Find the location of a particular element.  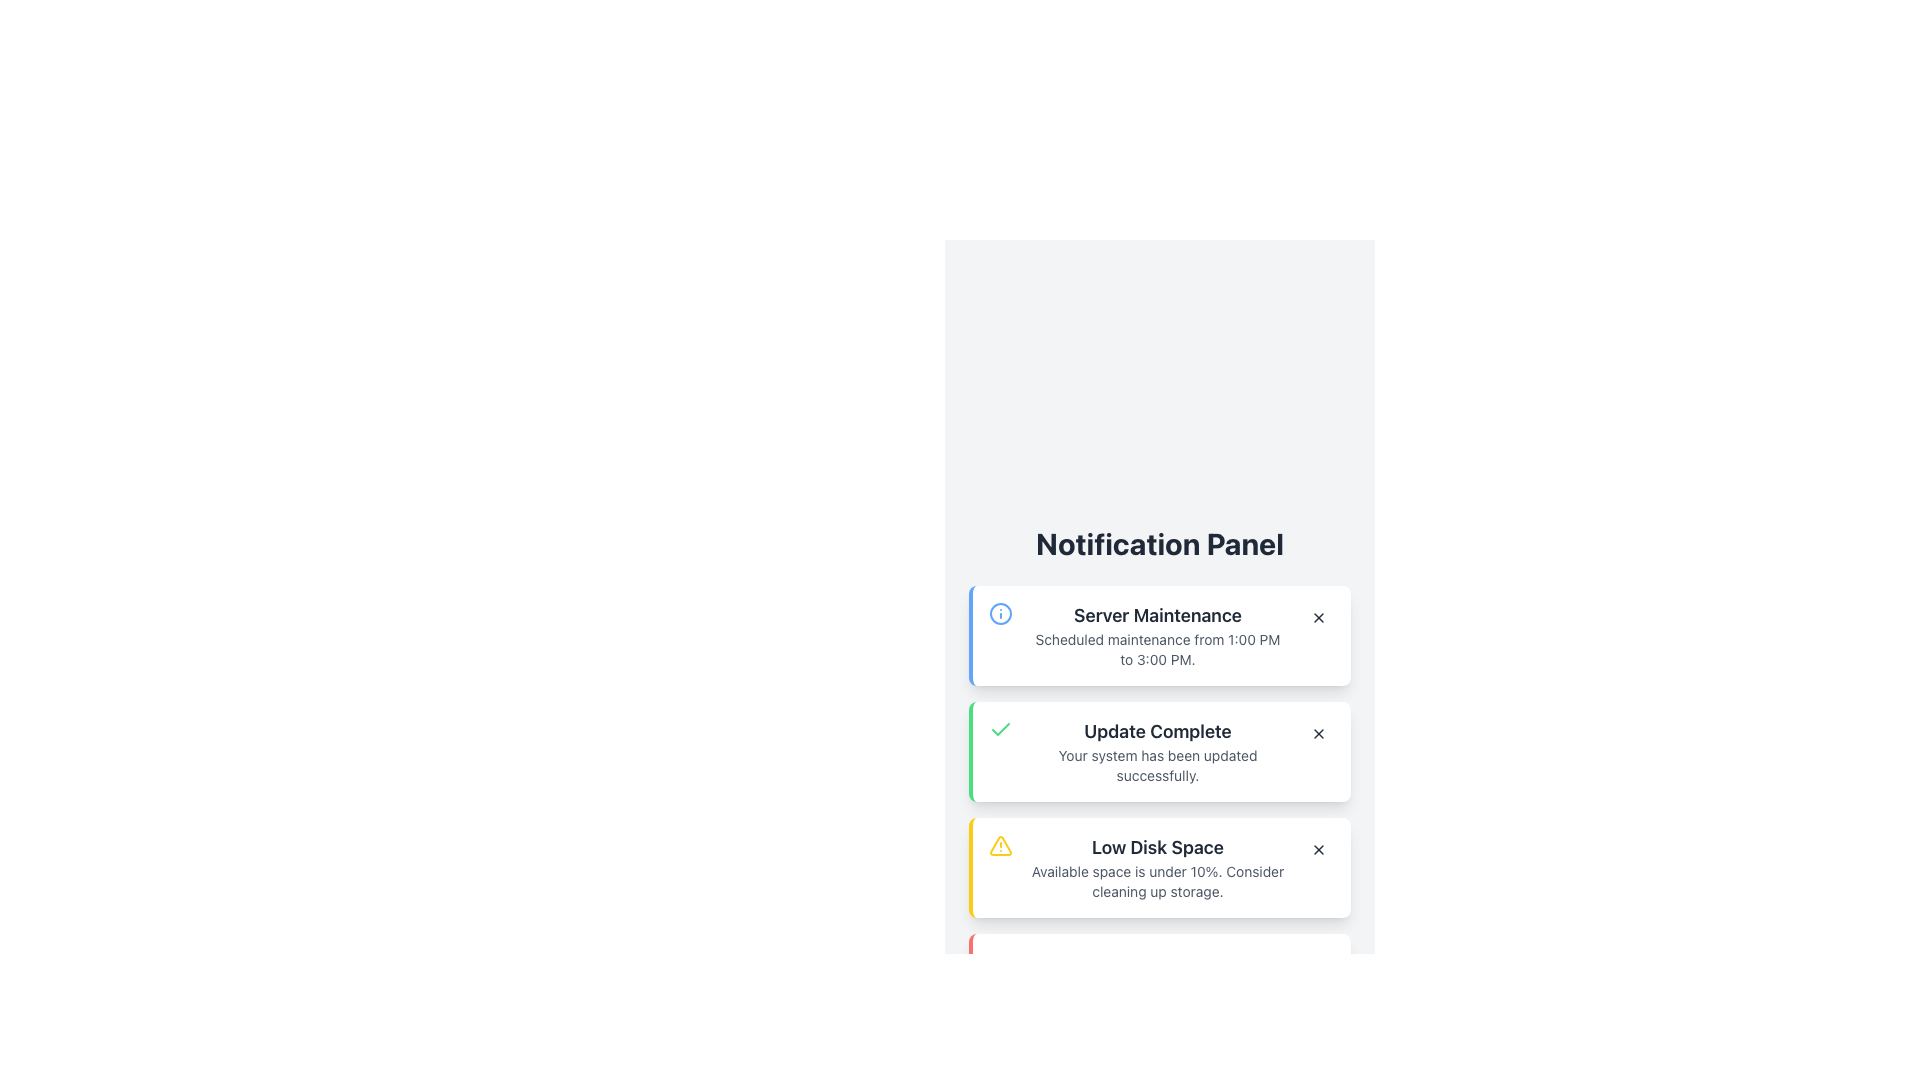

the close button icon for the notification labeled 'Update Complete' is located at coordinates (1319, 733).